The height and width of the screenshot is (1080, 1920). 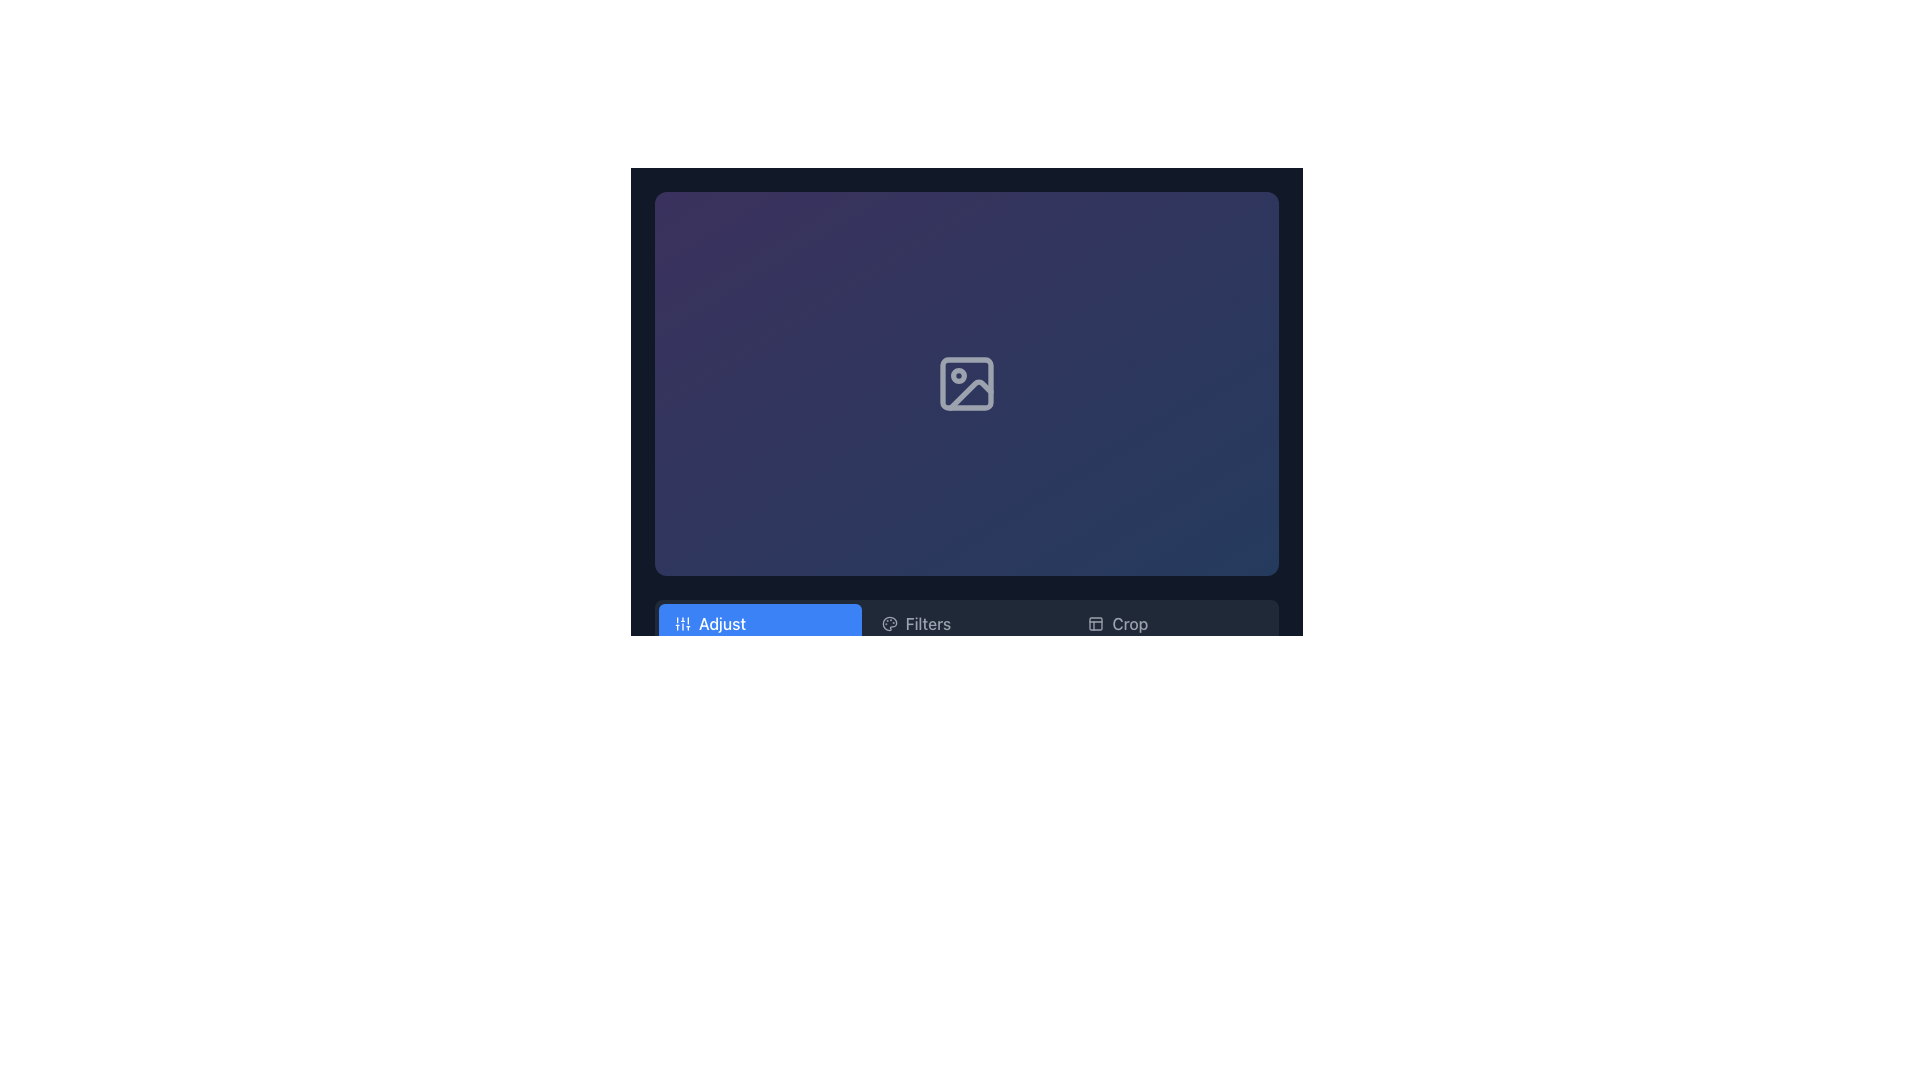 I want to click on the diagonal line-like component within the image frame icon, so click(x=970, y=394).